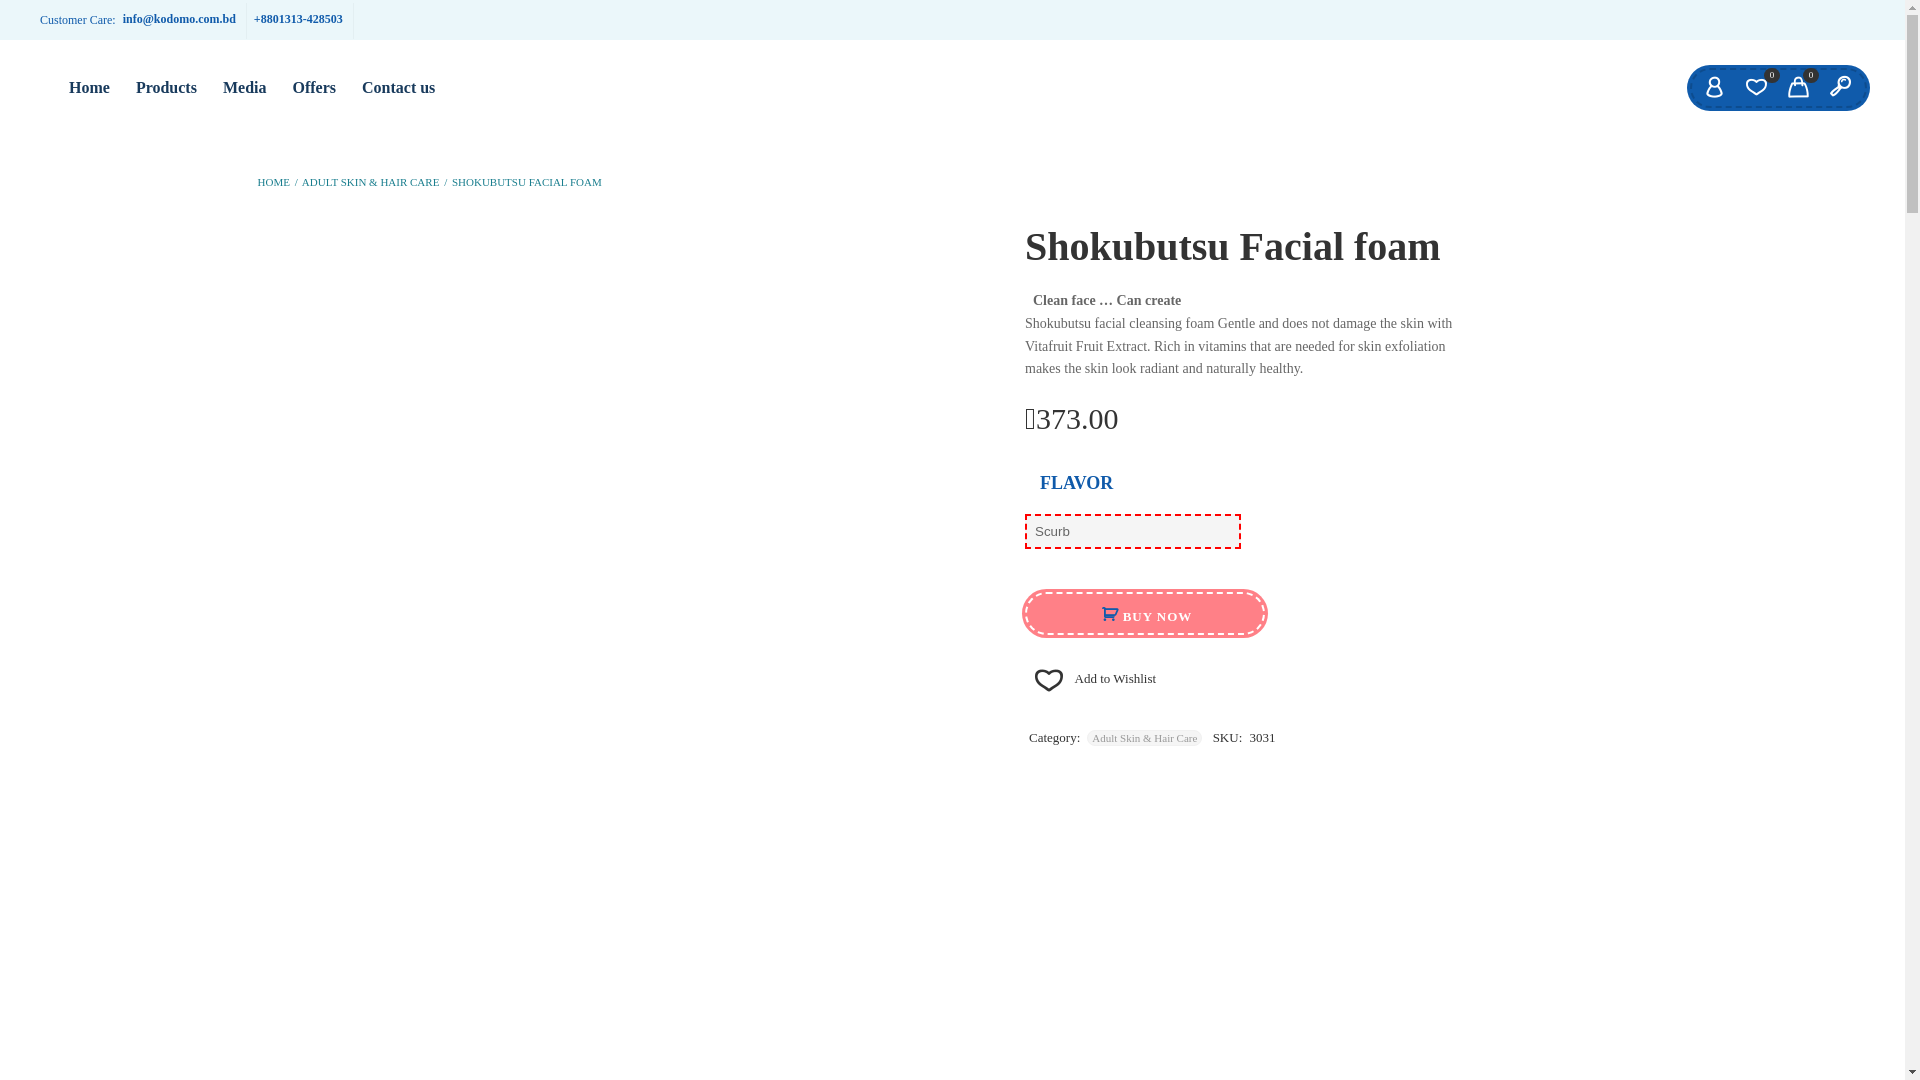 The height and width of the screenshot is (1080, 1920). What do you see at coordinates (122, 87) in the screenshot?
I see `'Products'` at bounding box center [122, 87].